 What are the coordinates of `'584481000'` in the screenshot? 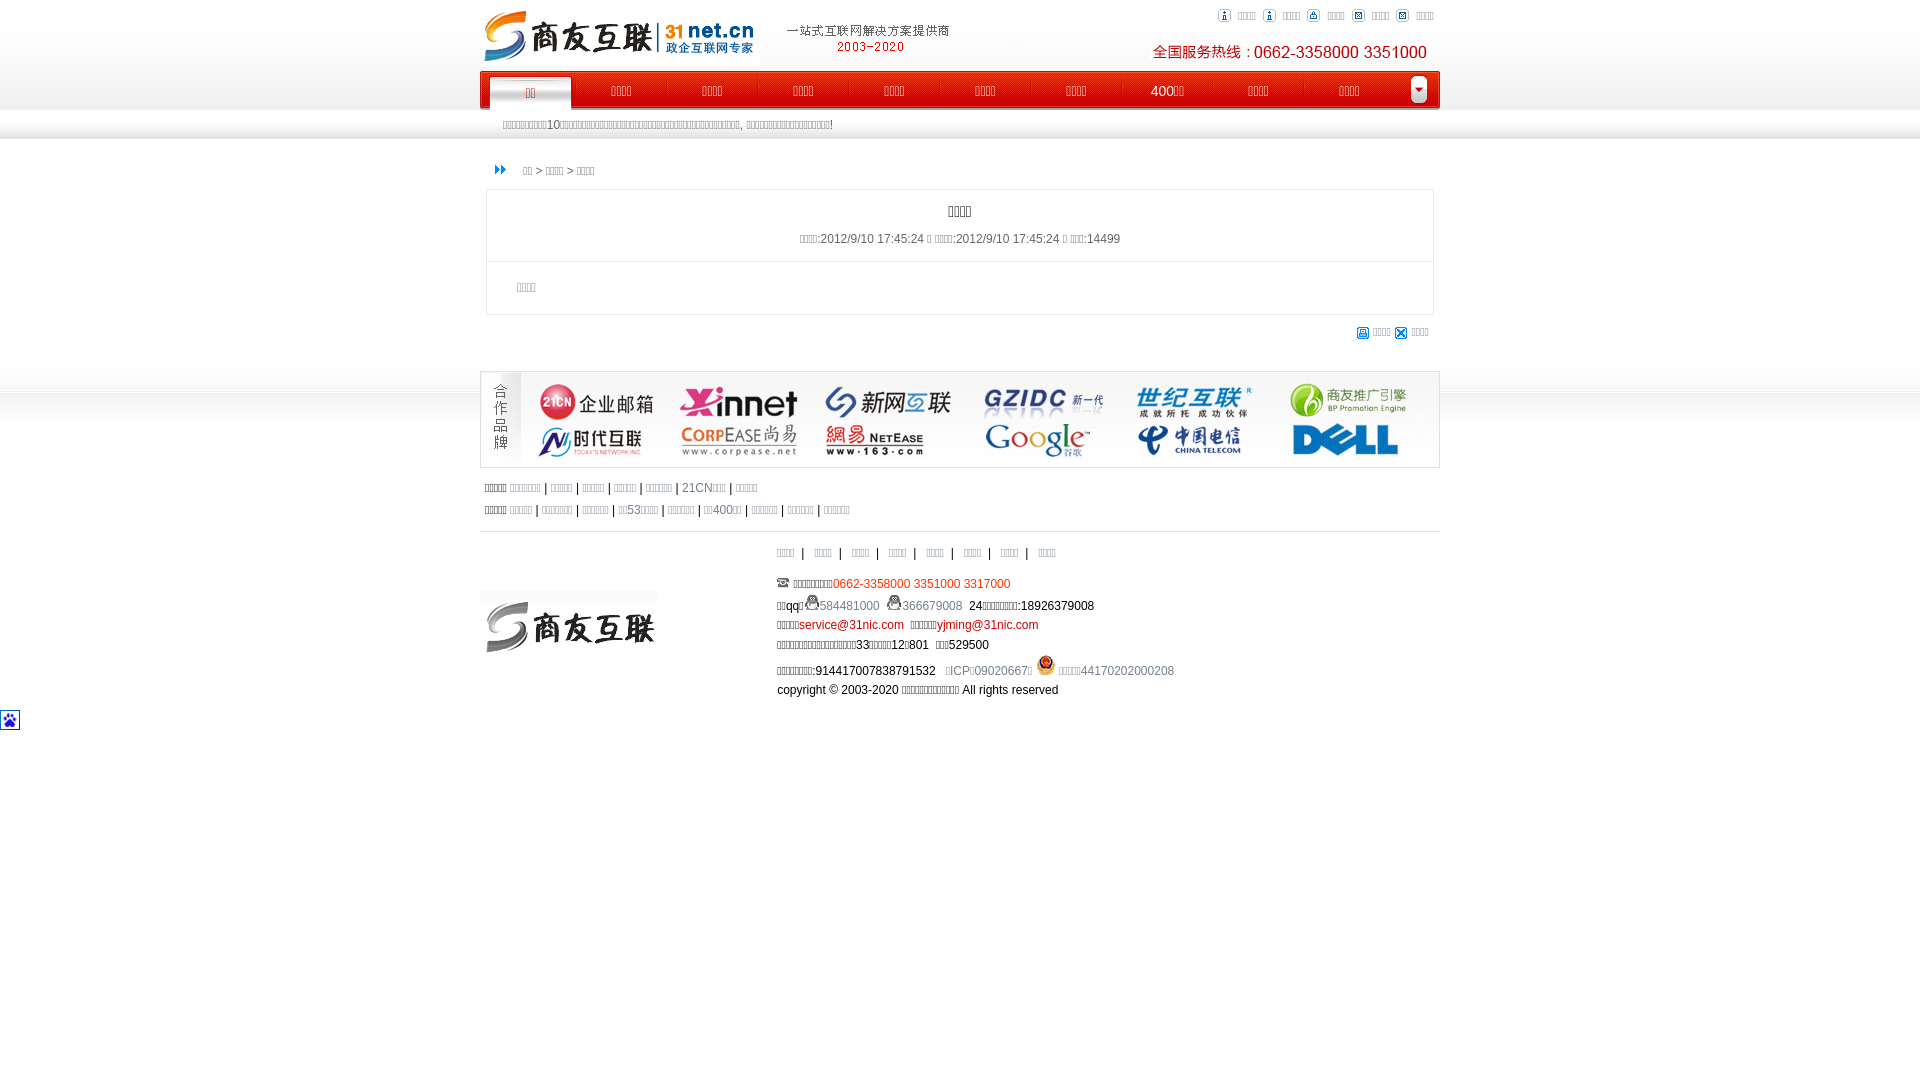 It's located at (841, 604).